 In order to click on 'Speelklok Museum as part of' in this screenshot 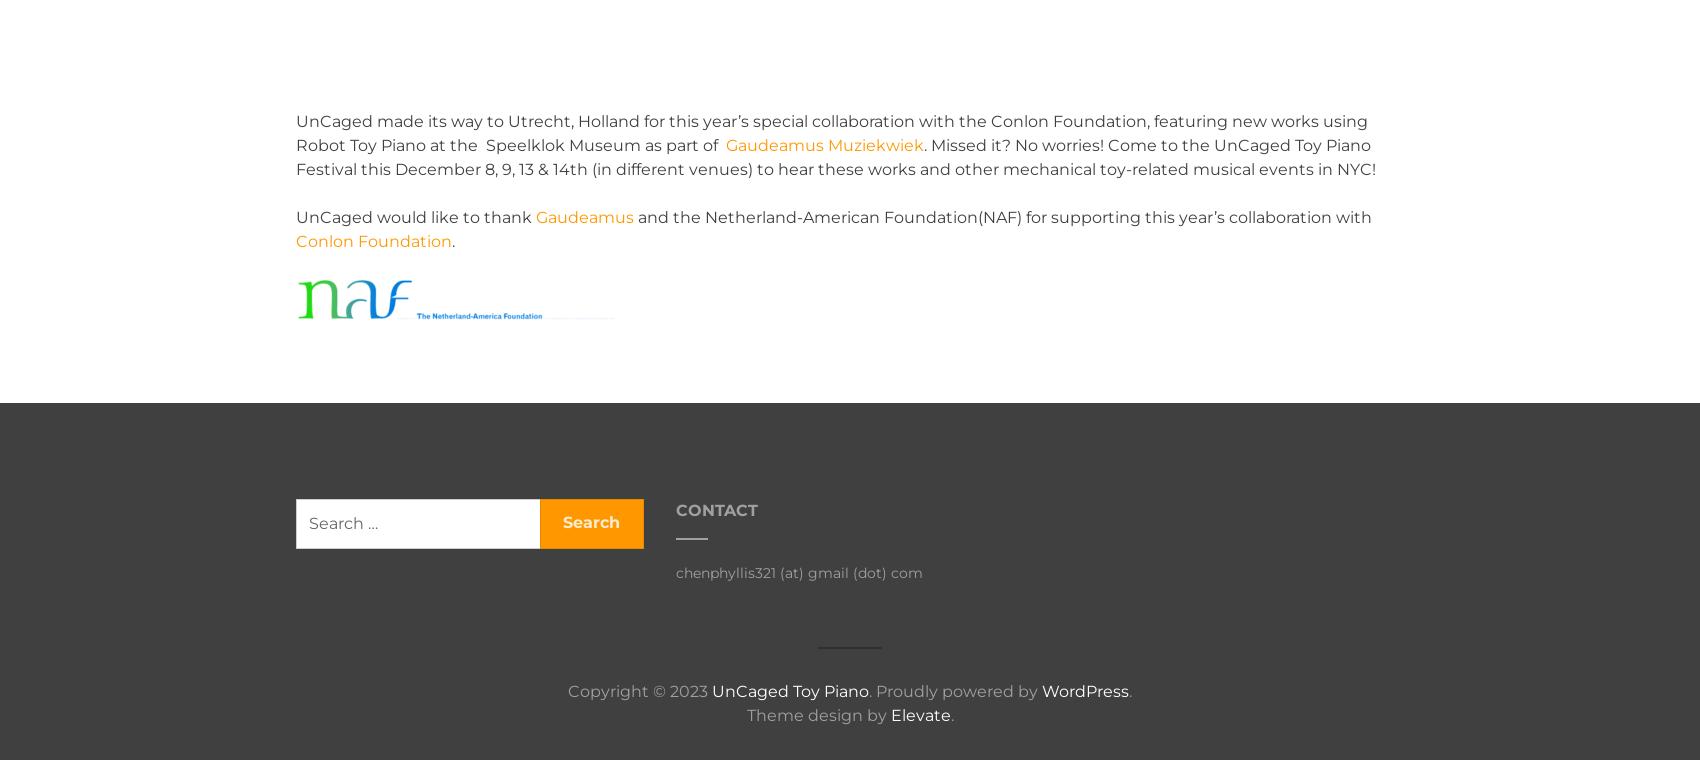, I will do `click(603, 145)`.